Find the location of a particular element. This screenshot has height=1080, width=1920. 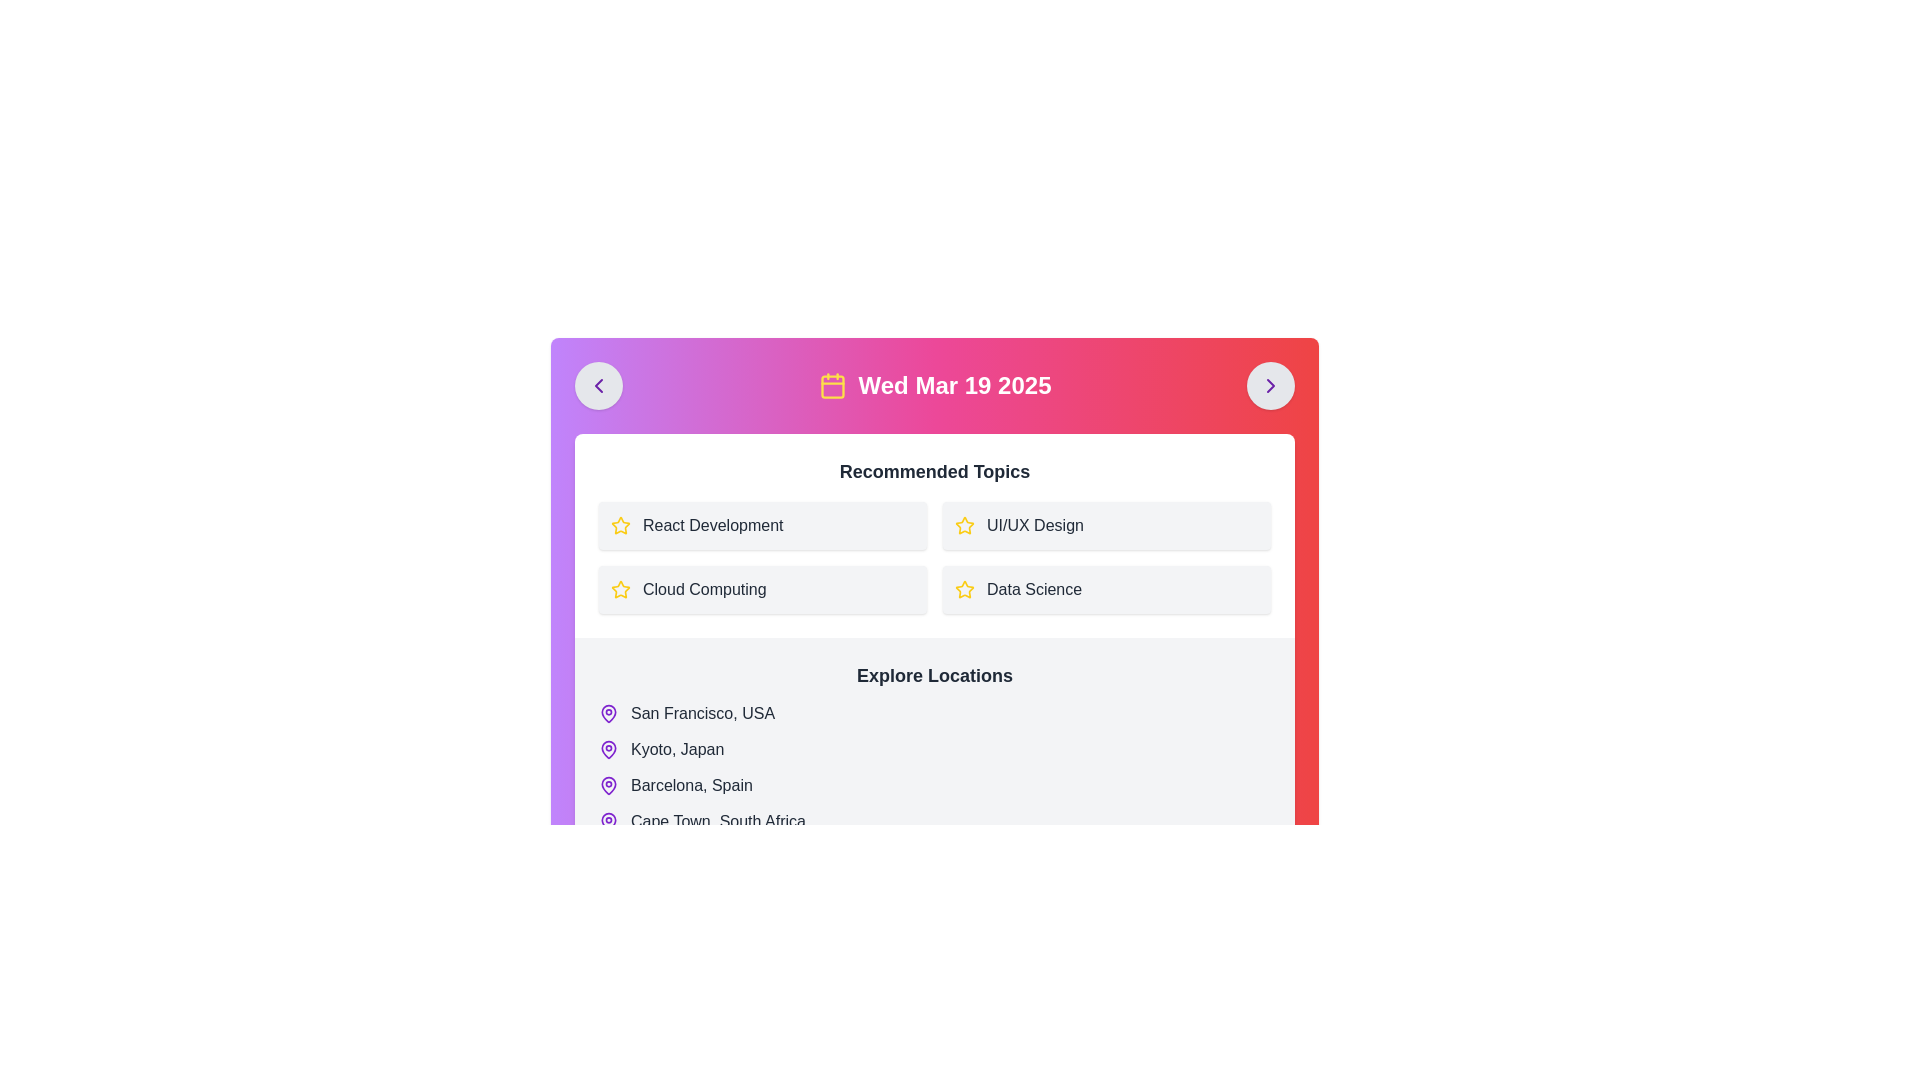

the bold header text labeled 'Recommended Topics', which is positioned prominently above a grid of clickable items is located at coordinates (934, 471).